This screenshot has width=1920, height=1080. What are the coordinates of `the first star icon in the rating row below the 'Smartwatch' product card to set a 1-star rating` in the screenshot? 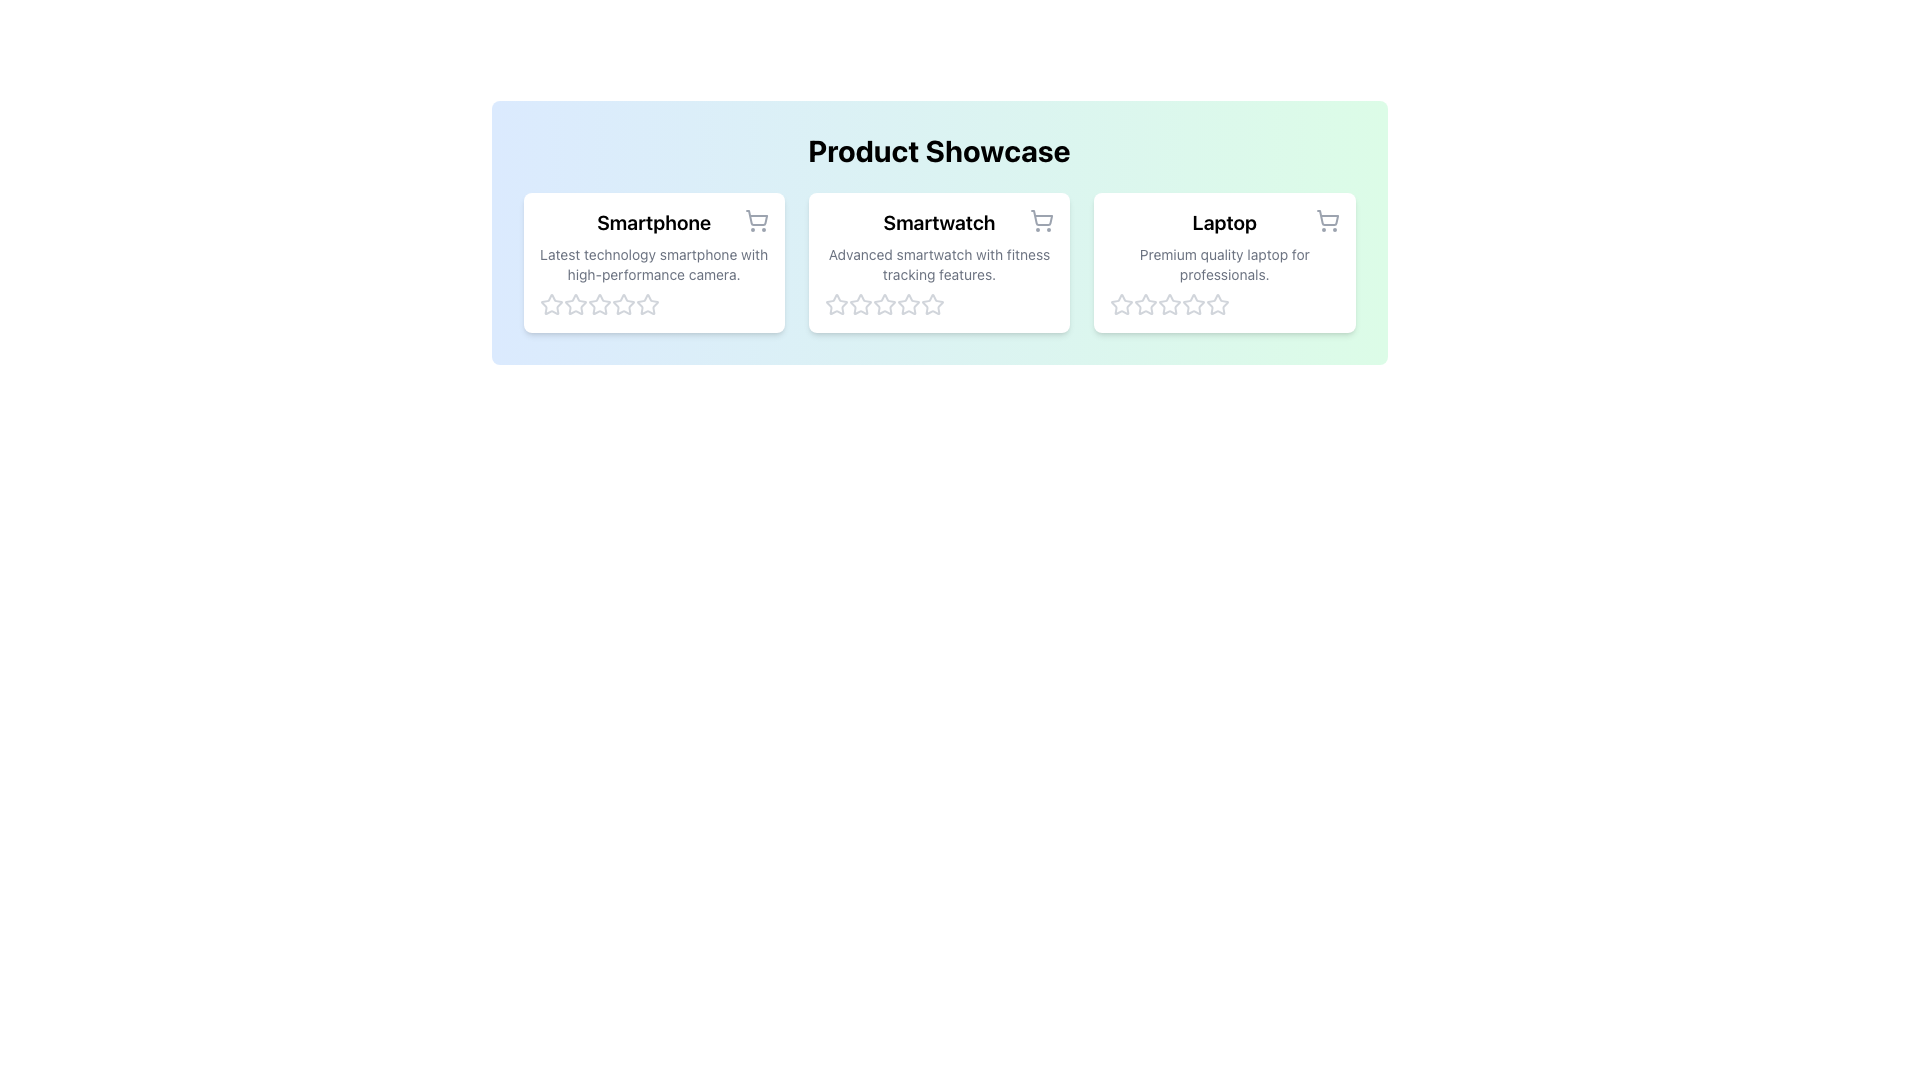 It's located at (836, 304).